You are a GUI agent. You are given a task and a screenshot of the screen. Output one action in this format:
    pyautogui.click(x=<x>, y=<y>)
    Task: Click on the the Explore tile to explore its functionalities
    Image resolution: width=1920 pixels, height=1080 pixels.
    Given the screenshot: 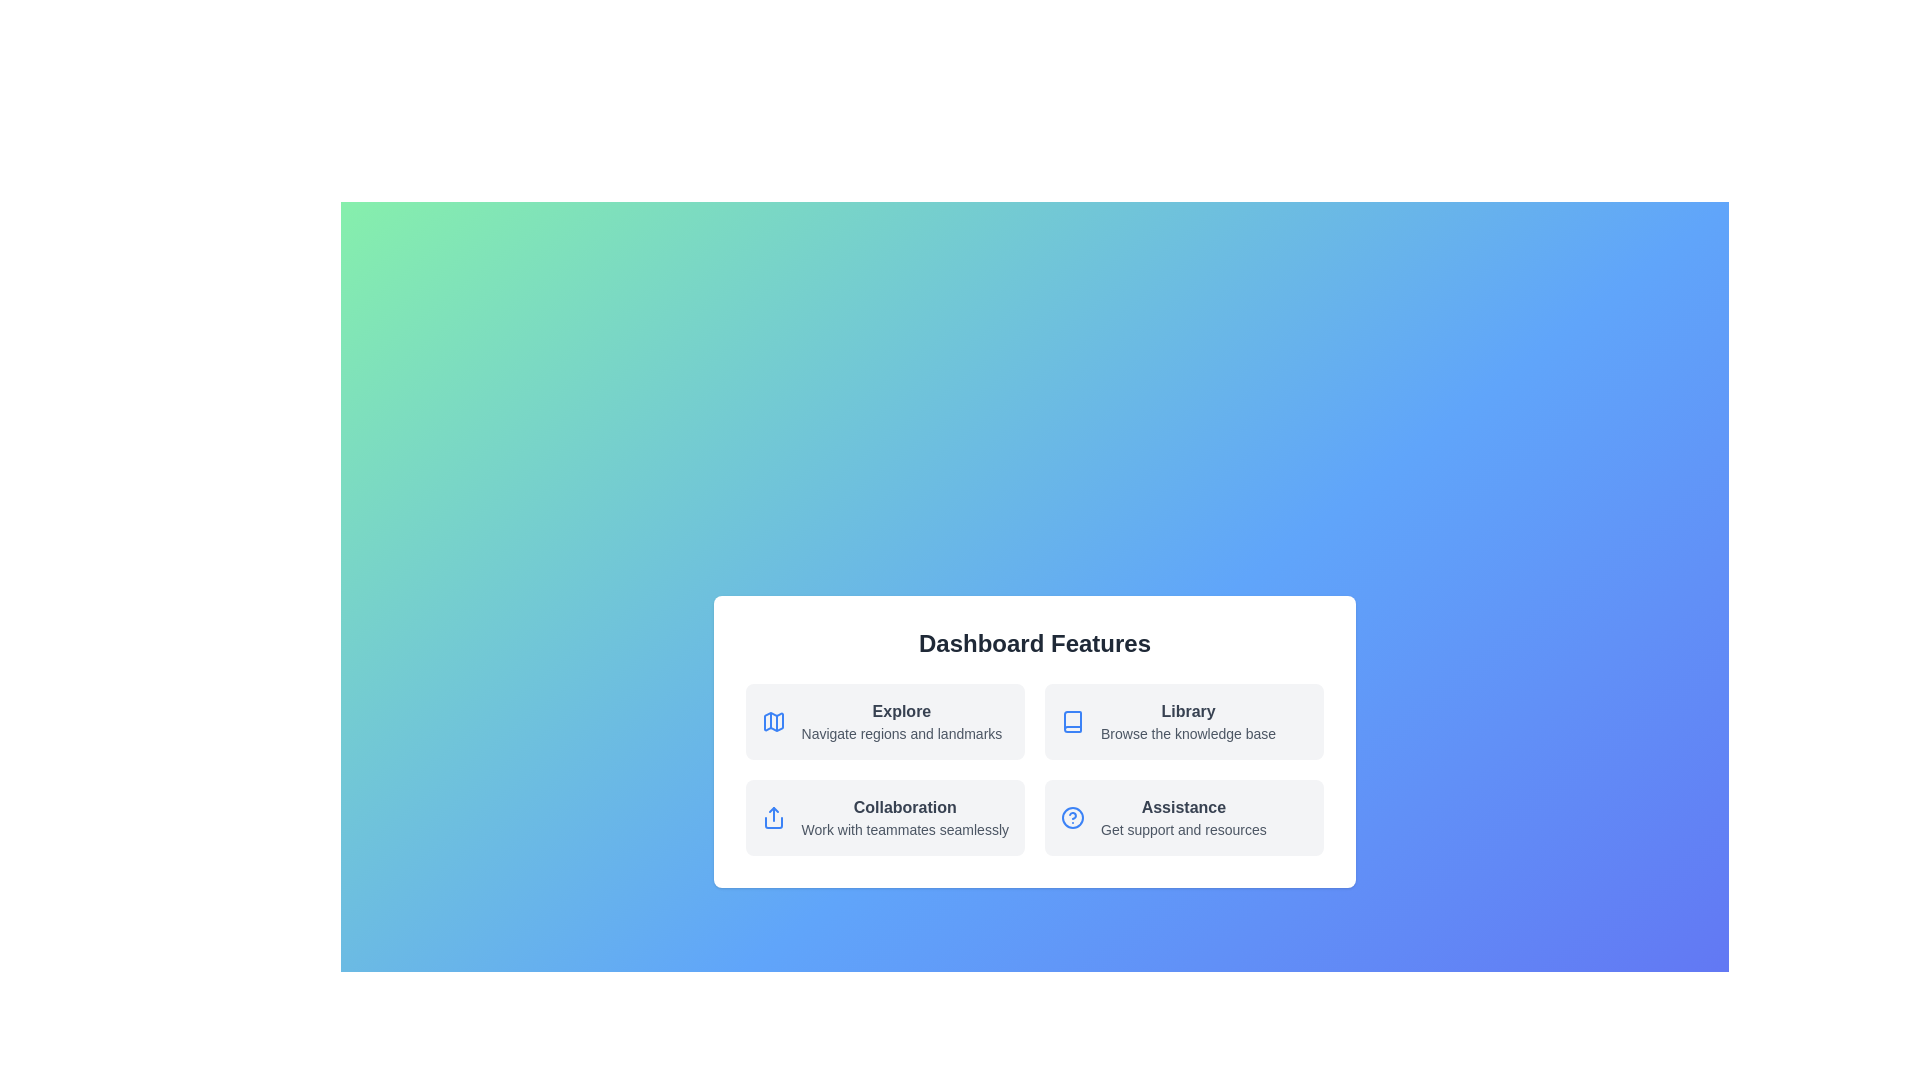 What is the action you would take?
    pyautogui.click(x=883, y=721)
    